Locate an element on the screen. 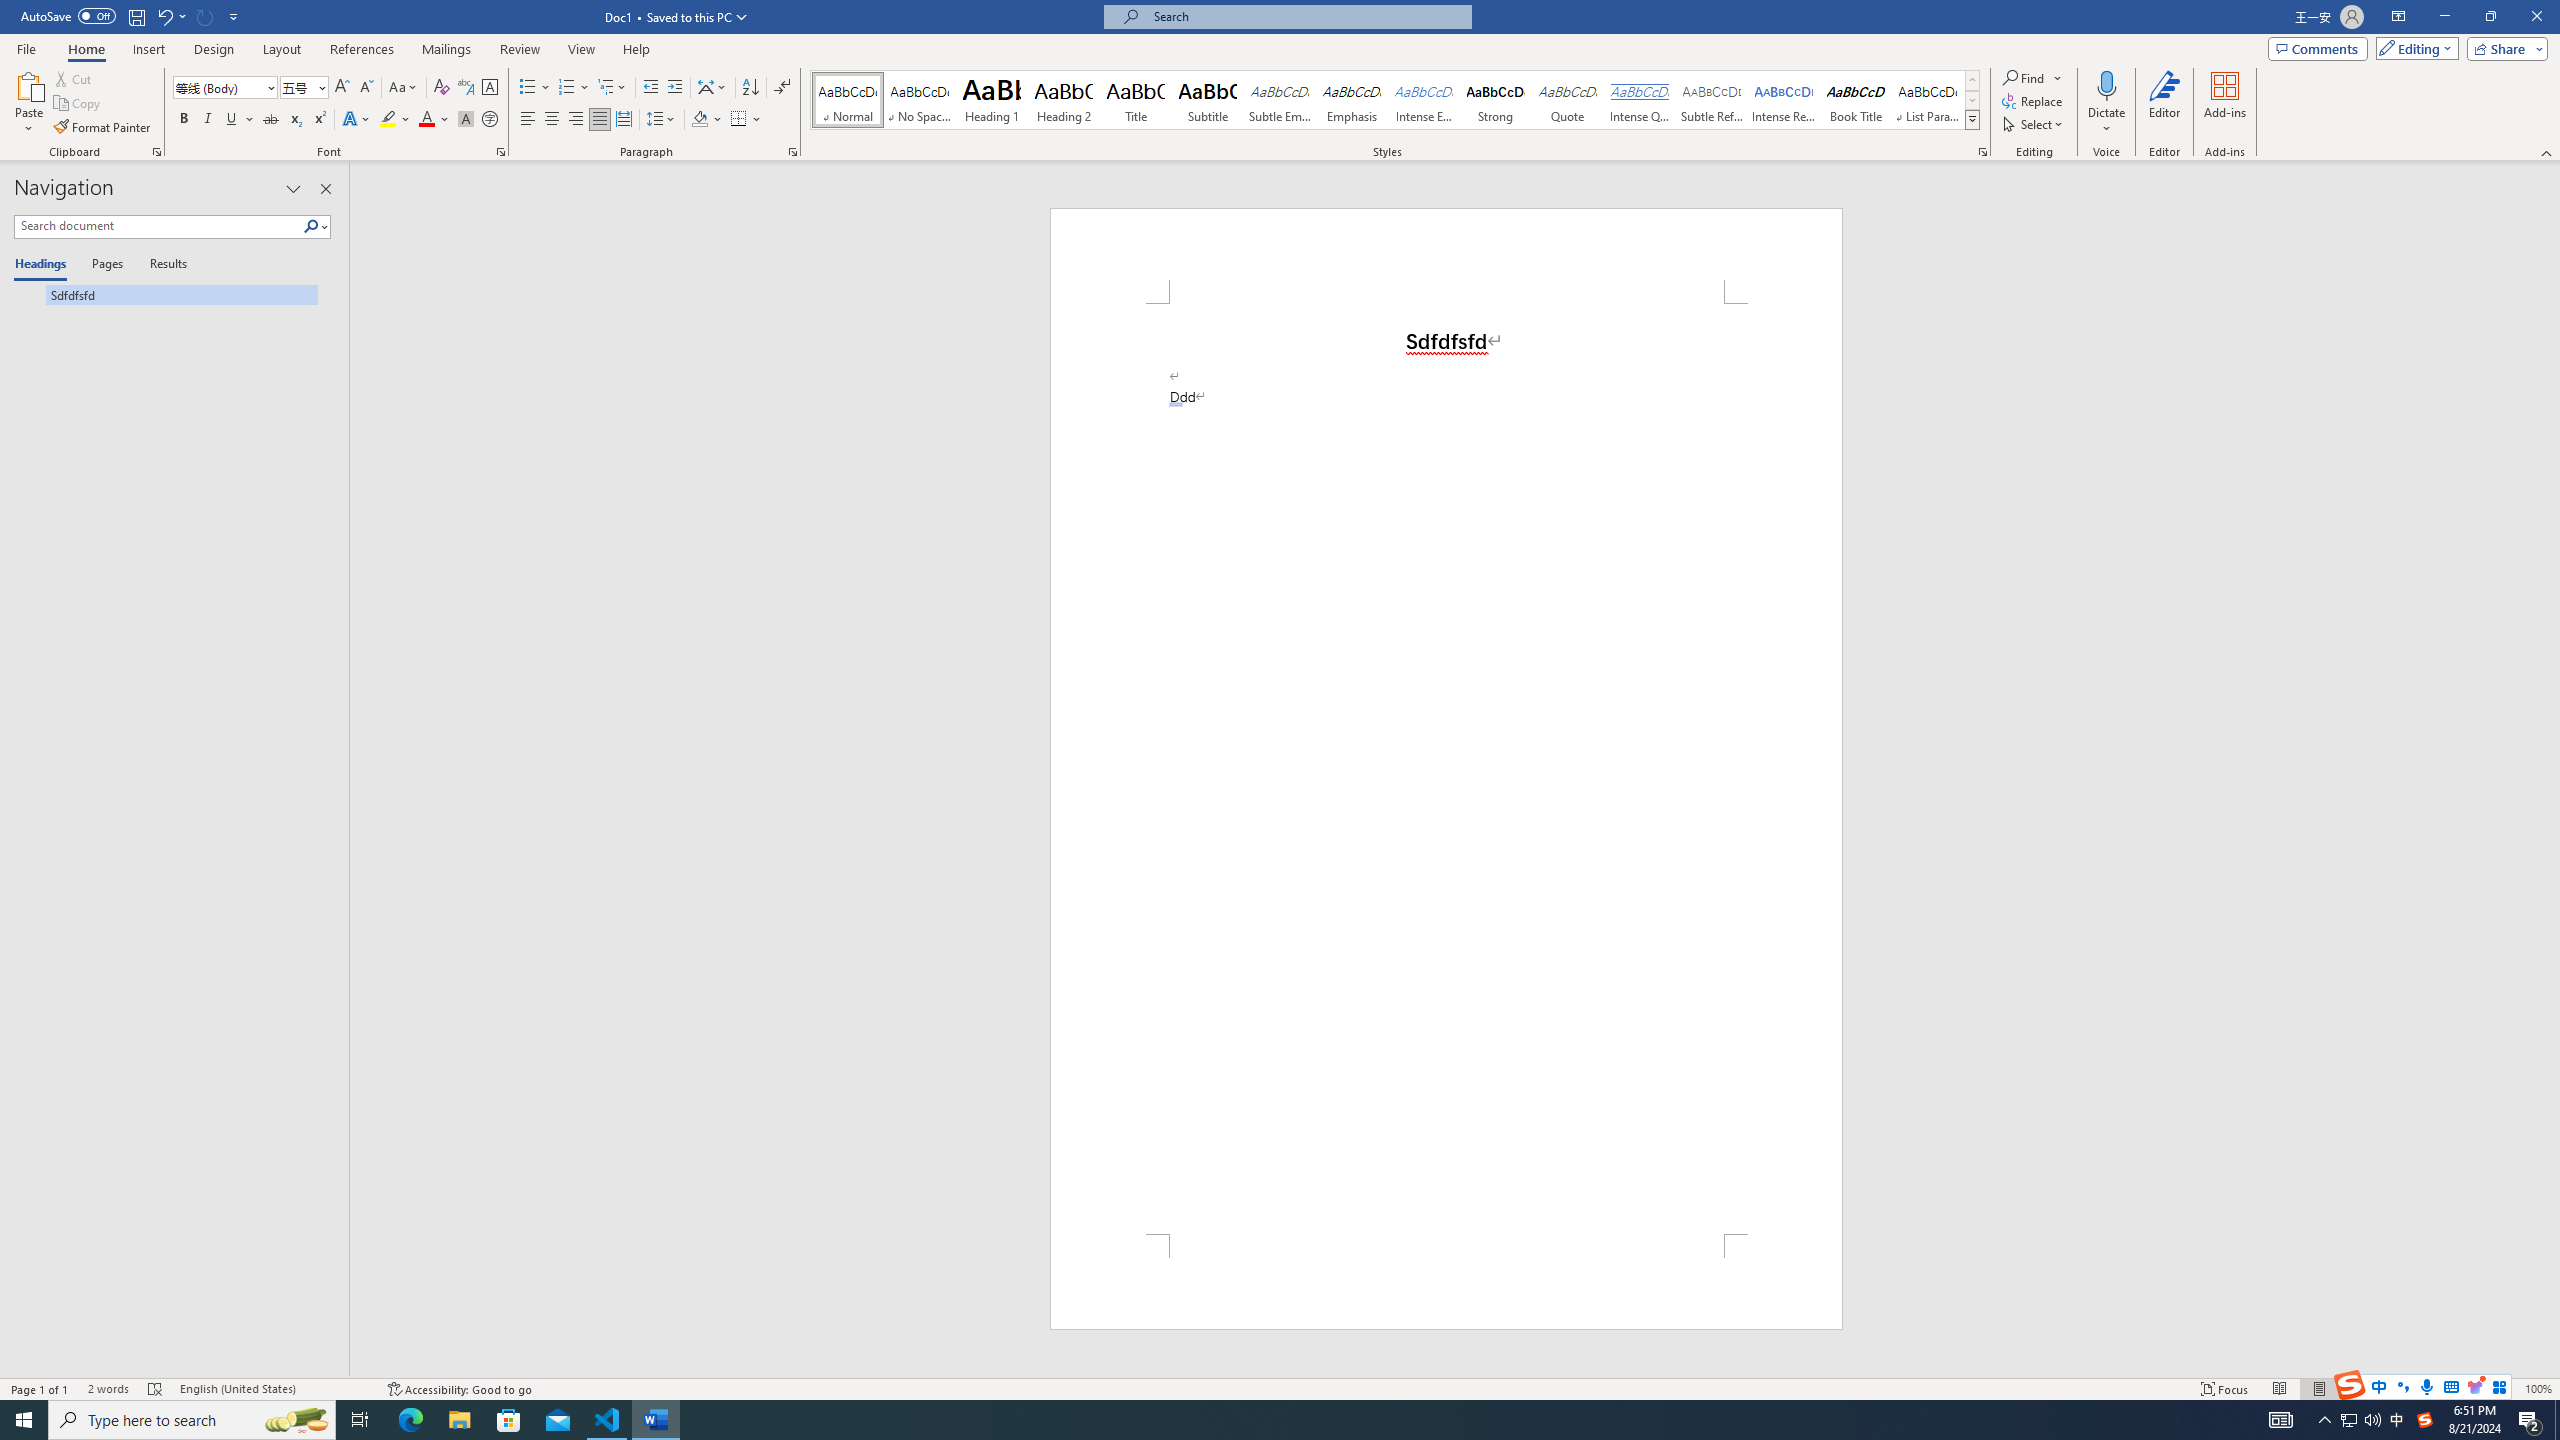 The width and height of the screenshot is (2560, 1440). 'Customize Quick Access Toolbar' is located at coordinates (233, 15).